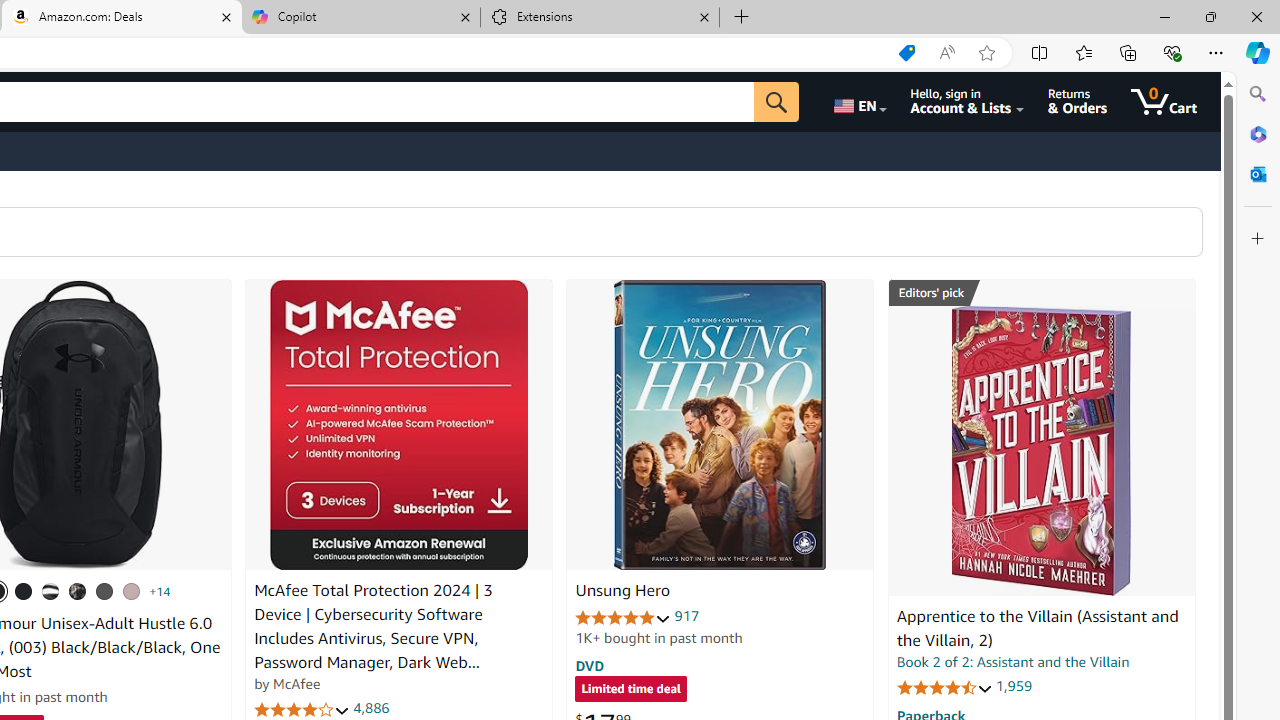  Describe the element at coordinates (130, 590) in the screenshot. I see `'(015) Tetra Gray / Tetra Gray / Gray Matter'` at that location.